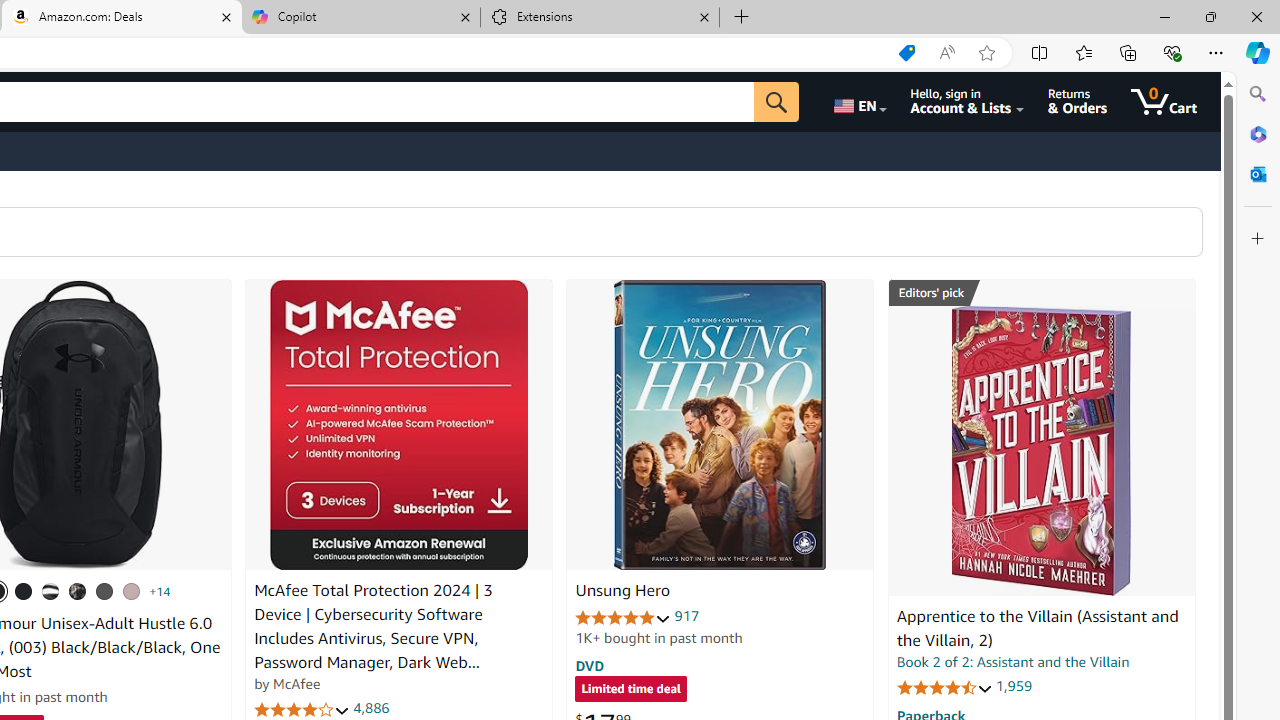  Describe the element at coordinates (130, 590) in the screenshot. I see `'(015) Tetra Gray / Tetra Gray / Gray Matter'` at that location.